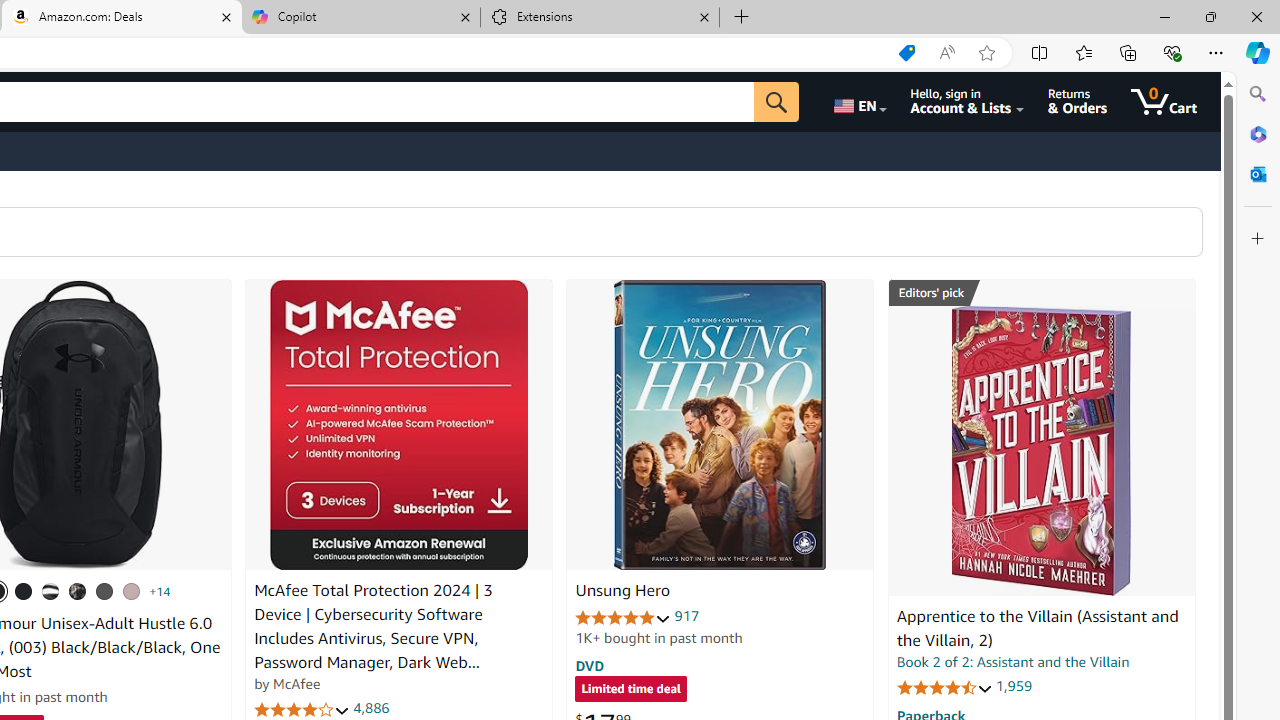  Describe the element at coordinates (130, 590) in the screenshot. I see `'(015) Tetra Gray / Tetra Gray / Gray Matter'` at that location.